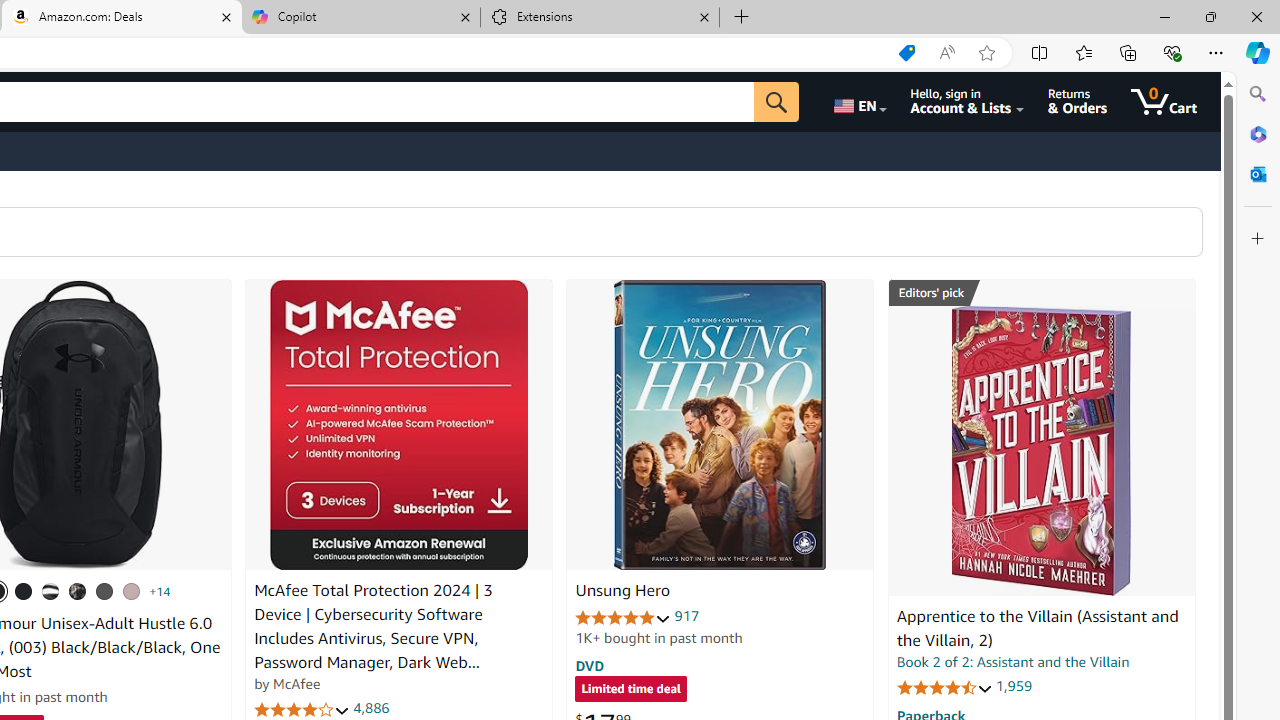  Describe the element at coordinates (130, 590) in the screenshot. I see `'(015) Tetra Gray / Tetra Gray / Gray Matter'` at that location.